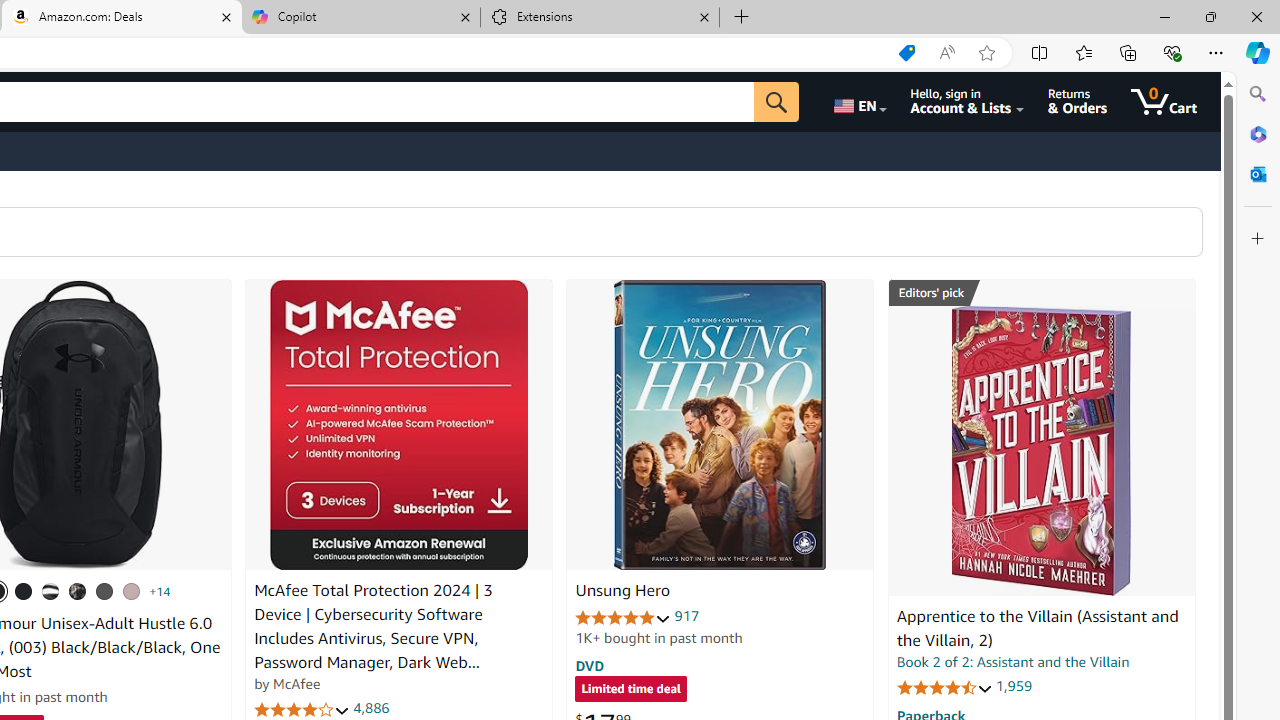  Describe the element at coordinates (130, 590) in the screenshot. I see `'(015) Tetra Gray / Tetra Gray / Gray Matter'` at that location.